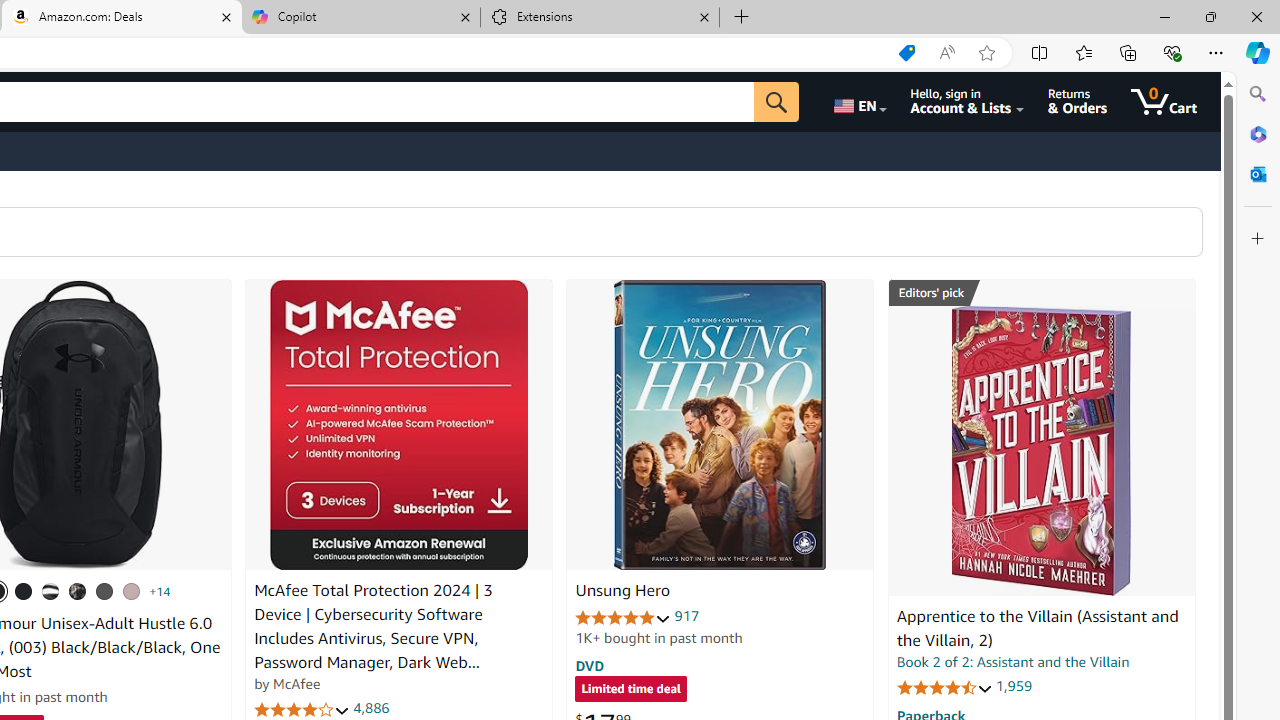  Describe the element at coordinates (130, 590) in the screenshot. I see `'(015) Tetra Gray / Tetra Gray / Gray Matter'` at that location.